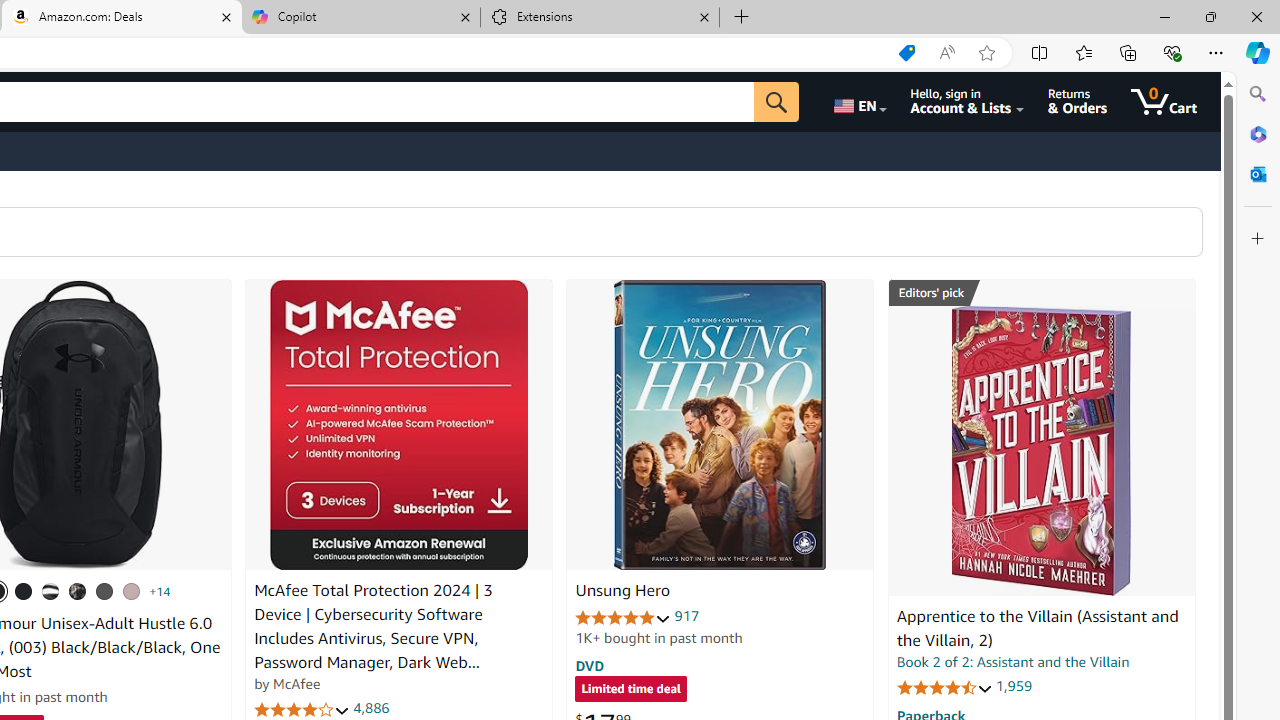  Describe the element at coordinates (130, 590) in the screenshot. I see `'(015) Tetra Gray / Tetra Gray / Gray Matter'` at that location.